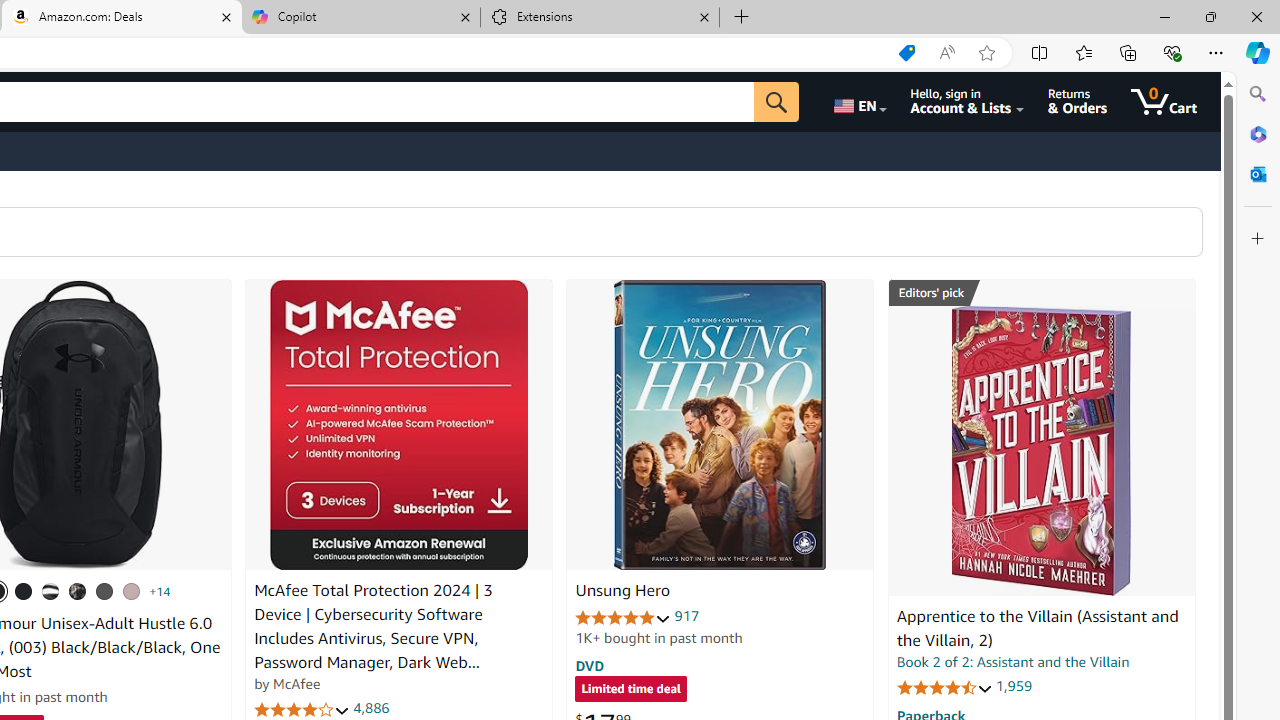  Describe the element at coordinates (130, 590) in the screenshot. I see `'(015) Tetra Gray / Tetra Gray / Gray Matter'` at that location.